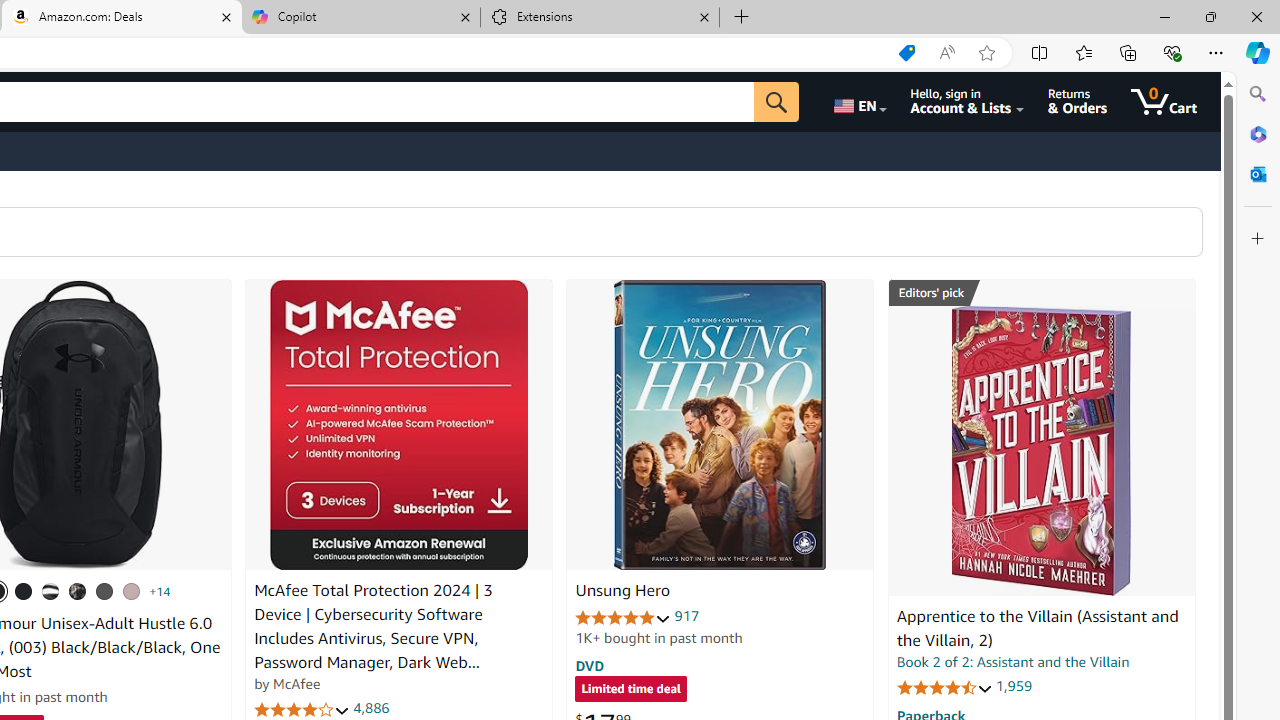  Describe the element at coordinates (130, 590) in the screenshot. I see `'(015) Tetra Gray / Tetra Gray / Gray Matter'` at that location.